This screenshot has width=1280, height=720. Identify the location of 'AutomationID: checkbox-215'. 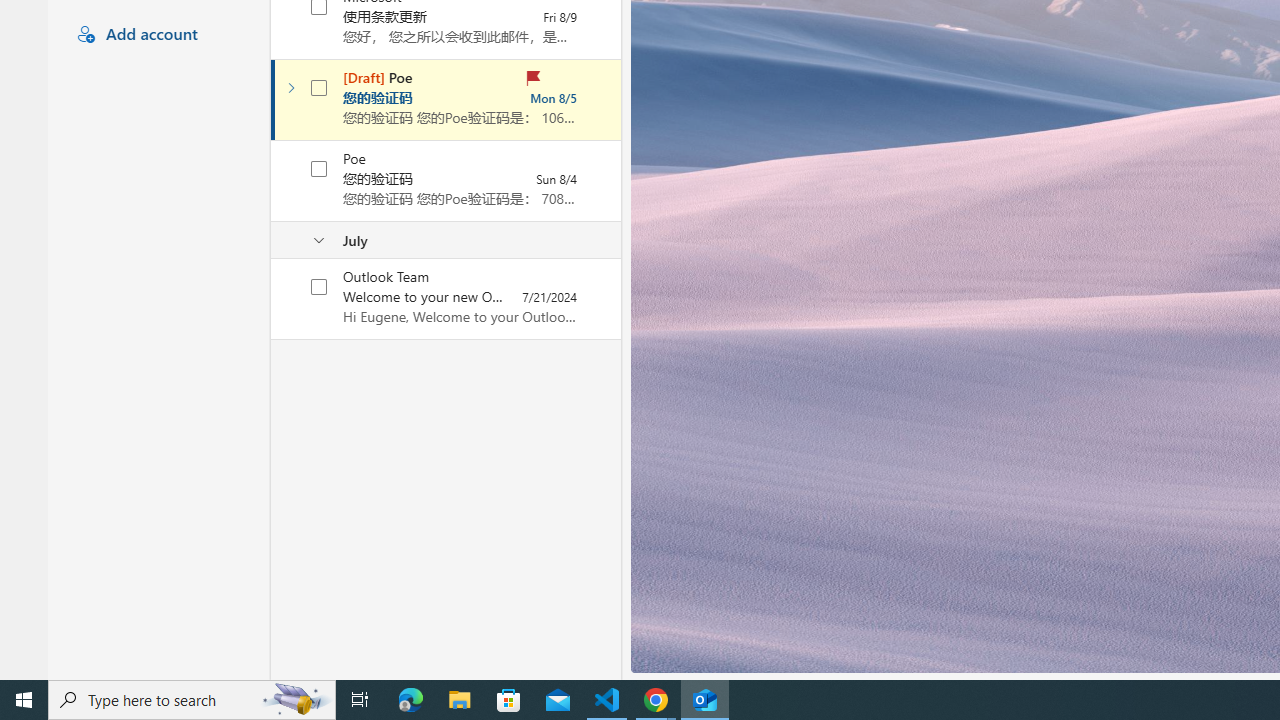
(320, 167).